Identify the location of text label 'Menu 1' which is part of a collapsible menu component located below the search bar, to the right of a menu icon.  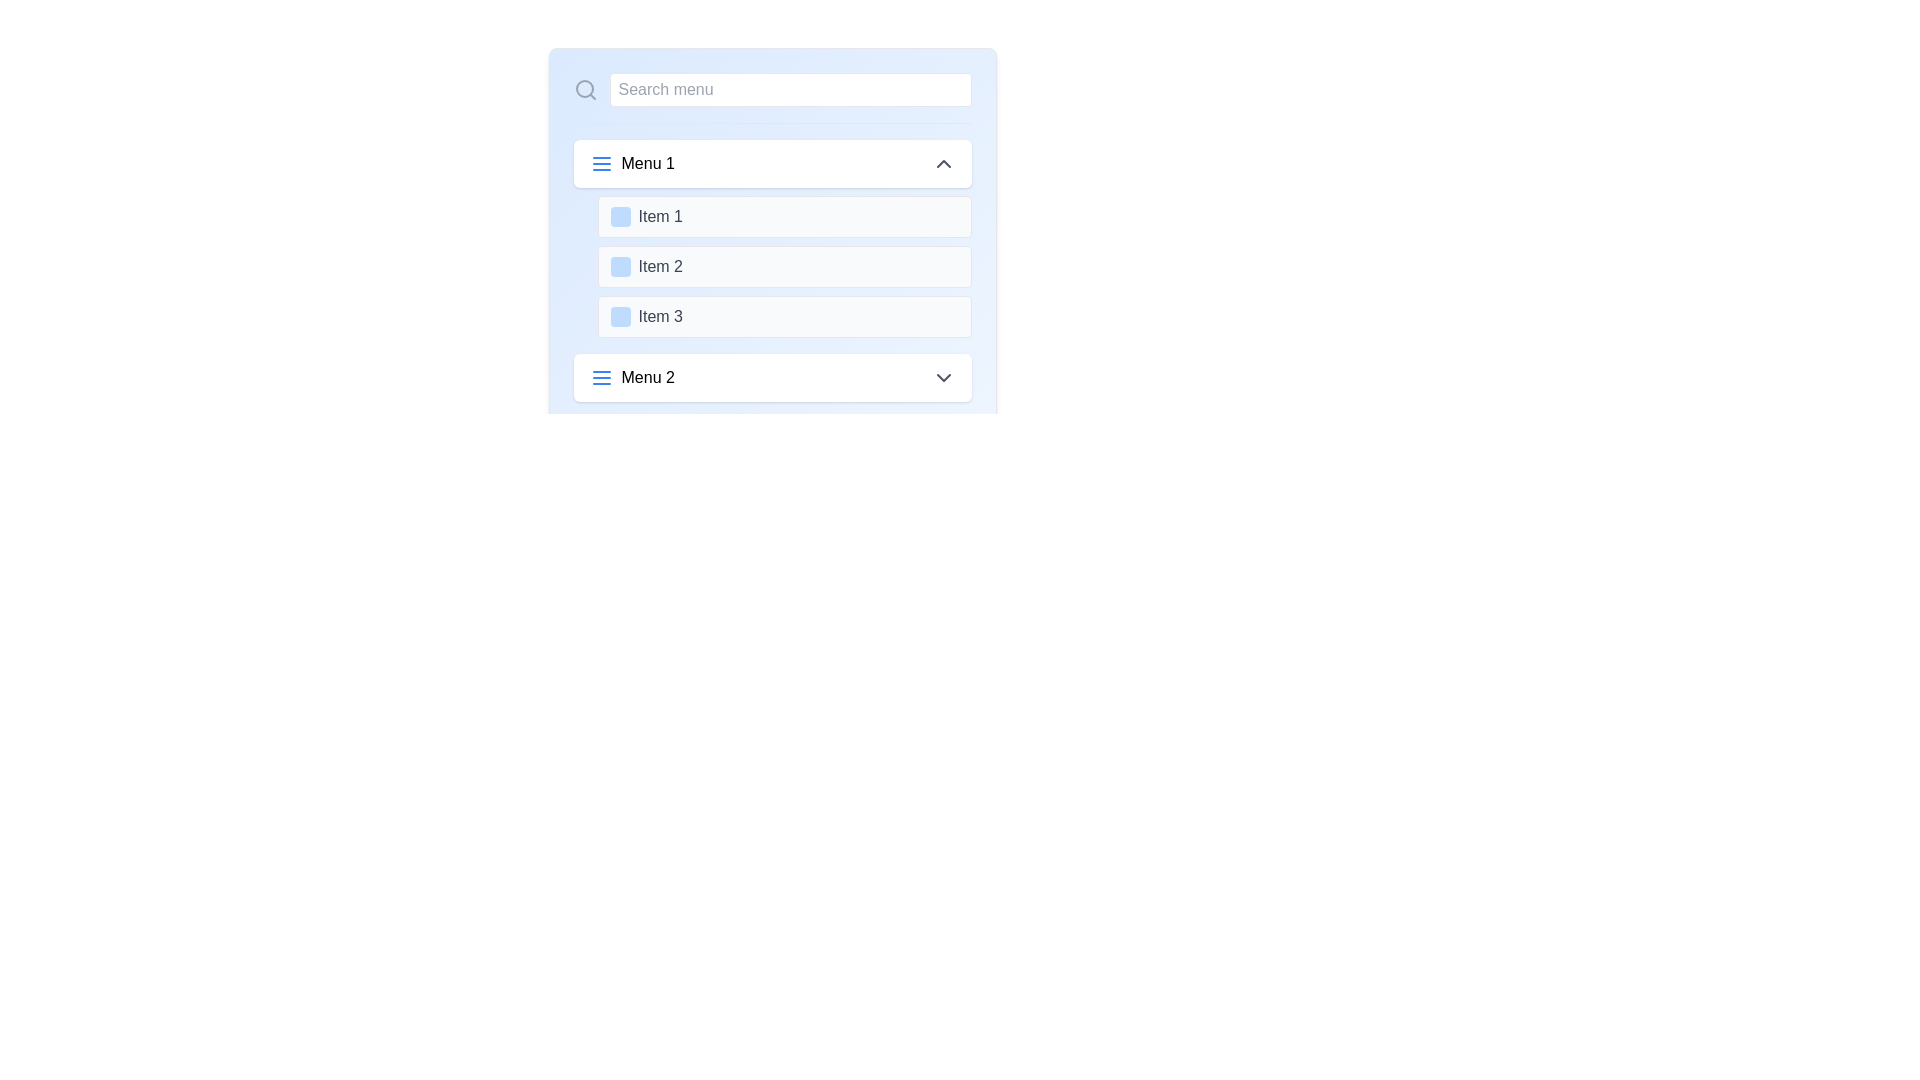
(648, 163).